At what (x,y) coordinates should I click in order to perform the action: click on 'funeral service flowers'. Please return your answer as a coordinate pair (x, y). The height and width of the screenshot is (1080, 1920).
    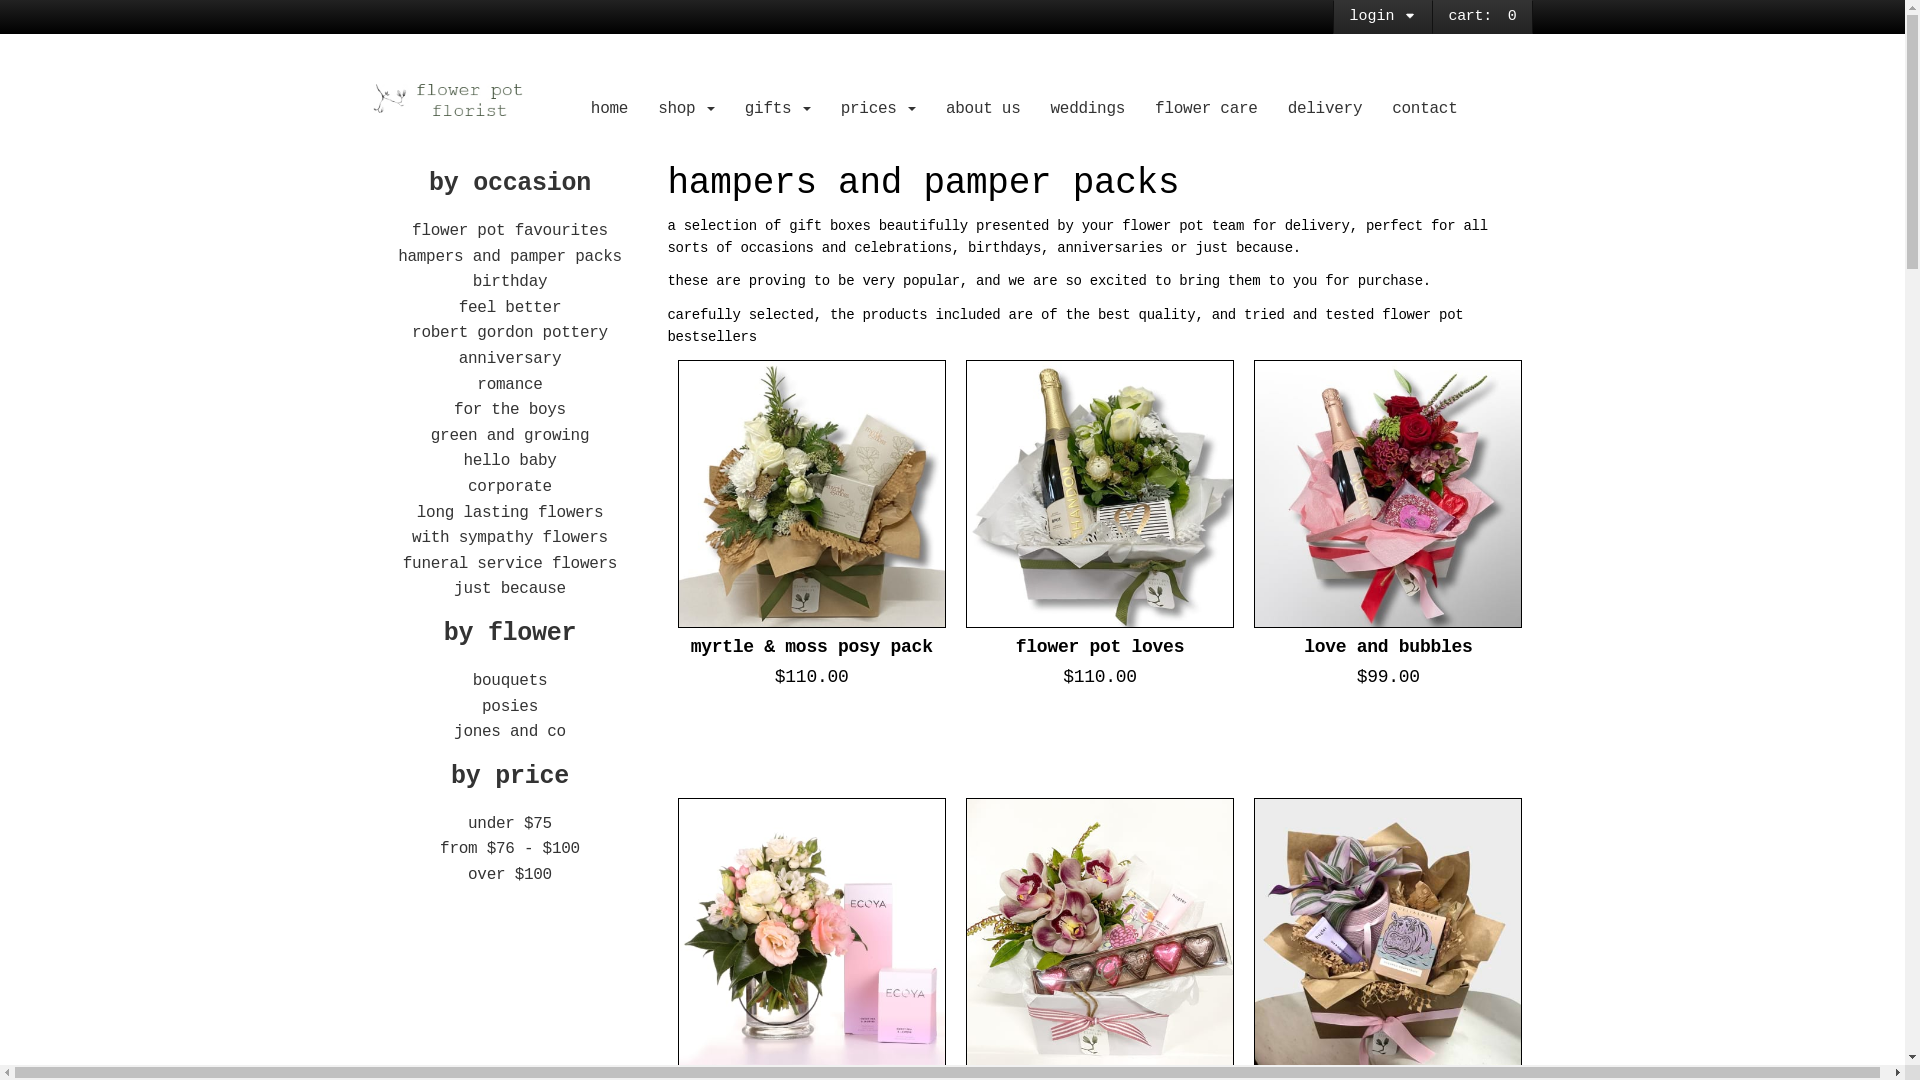
    Looking at the image, I should click on (509, 563).